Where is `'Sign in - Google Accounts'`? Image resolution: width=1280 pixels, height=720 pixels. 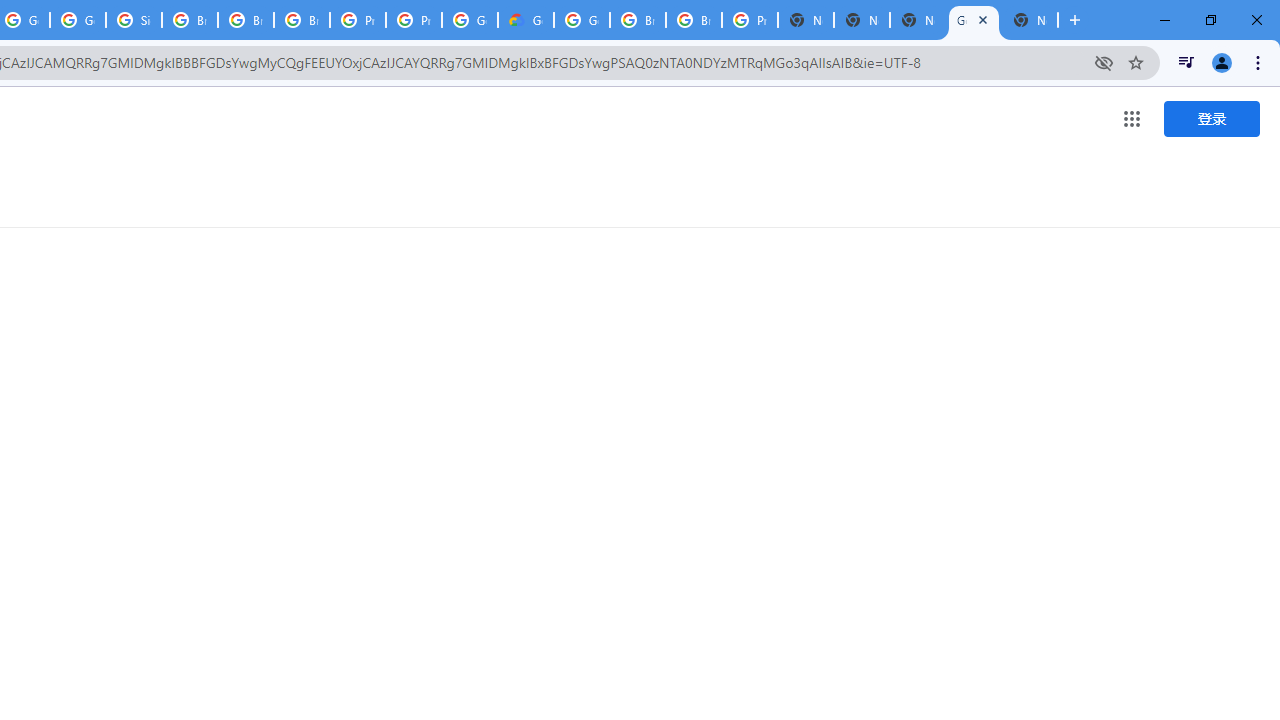
'Sign in - Google Accounts' is located at coordinates (133, 20).